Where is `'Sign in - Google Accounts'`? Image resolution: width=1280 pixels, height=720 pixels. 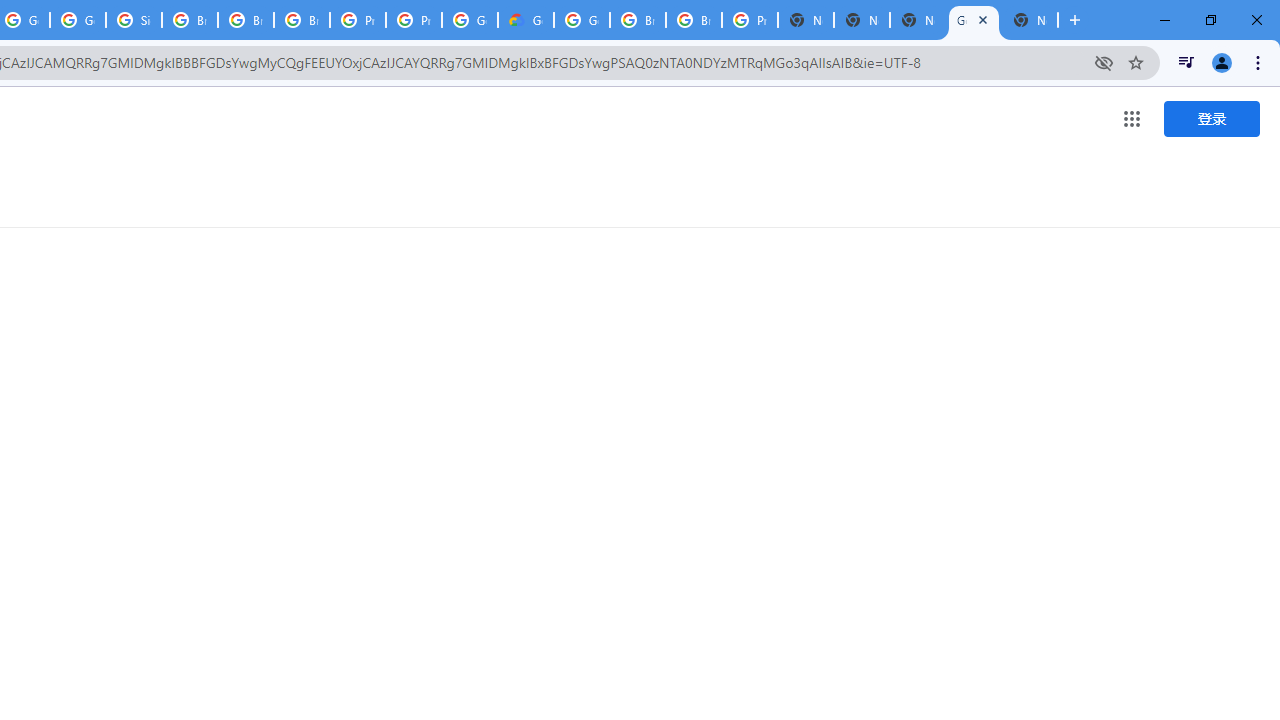
'Sign in - Google Accounts' is located at coordinates (133, 20).